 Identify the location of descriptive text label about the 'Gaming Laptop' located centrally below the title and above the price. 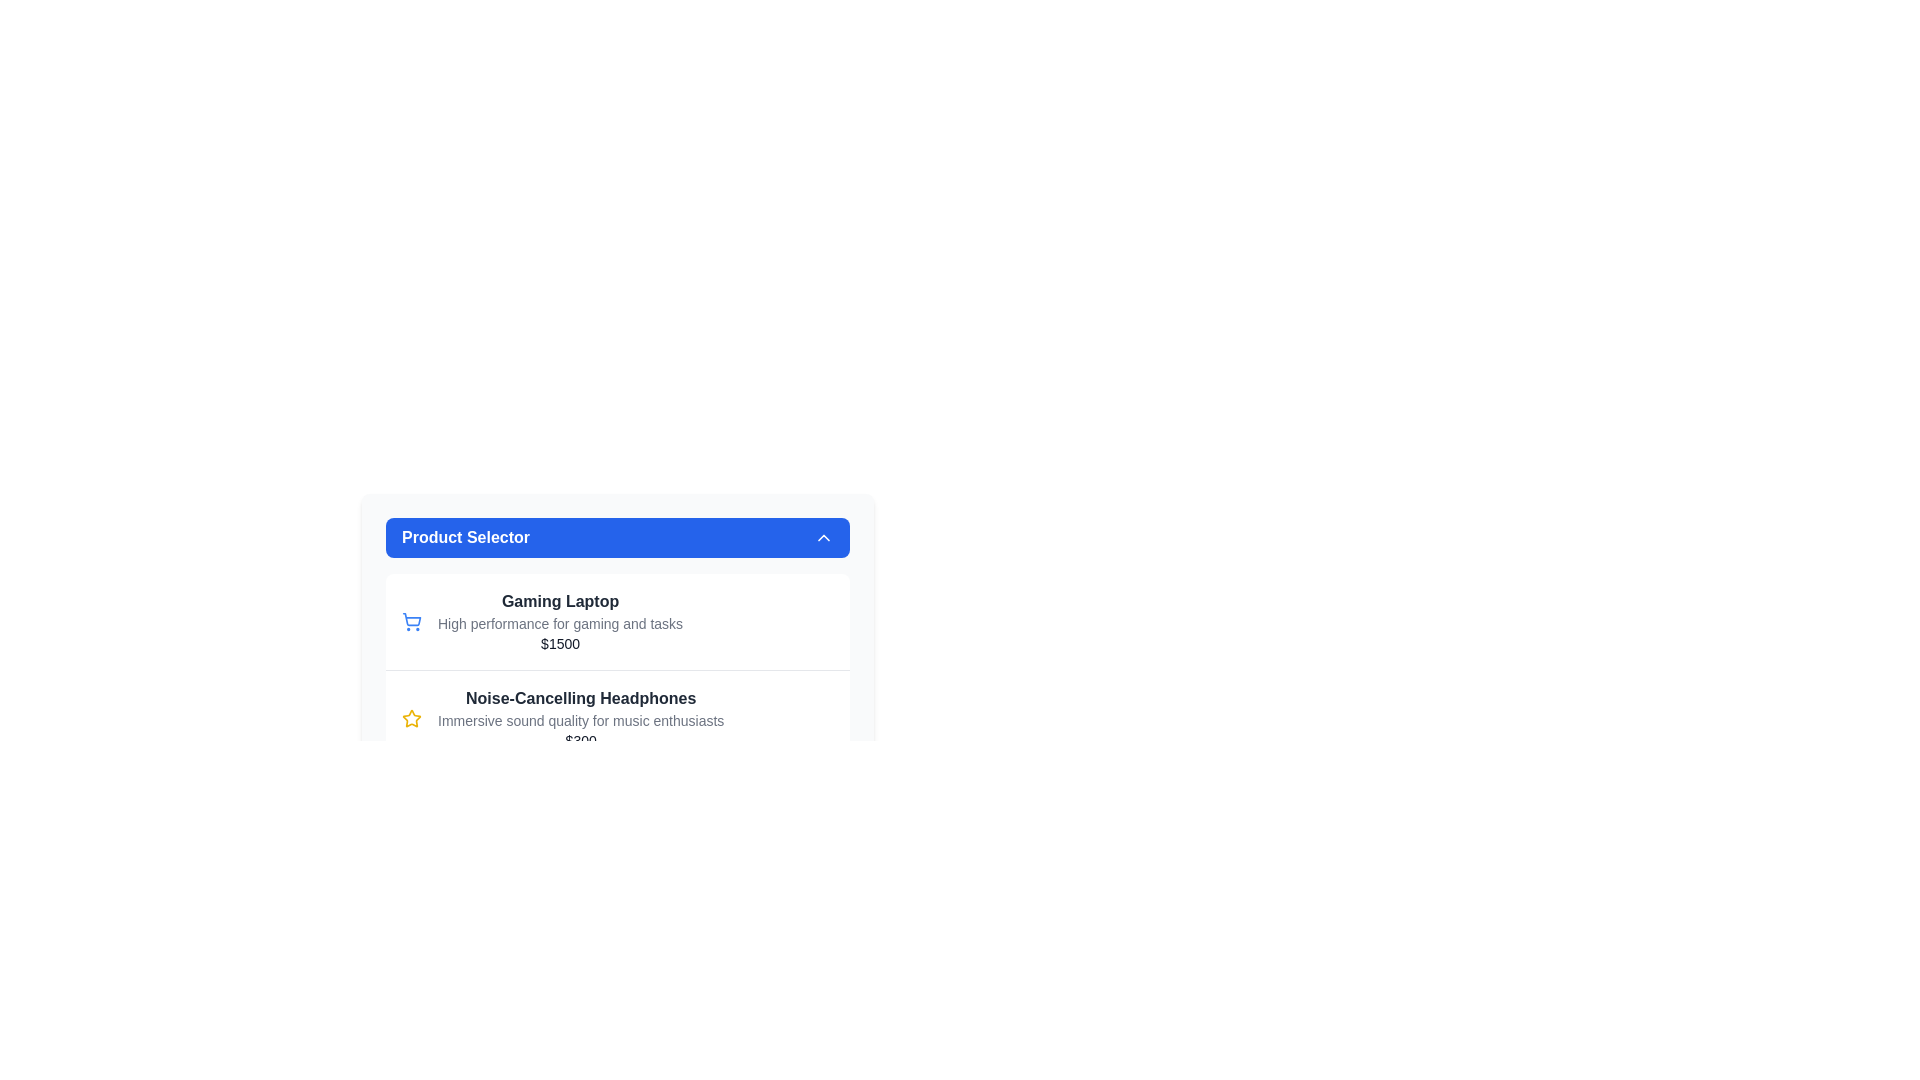
(560, 623).